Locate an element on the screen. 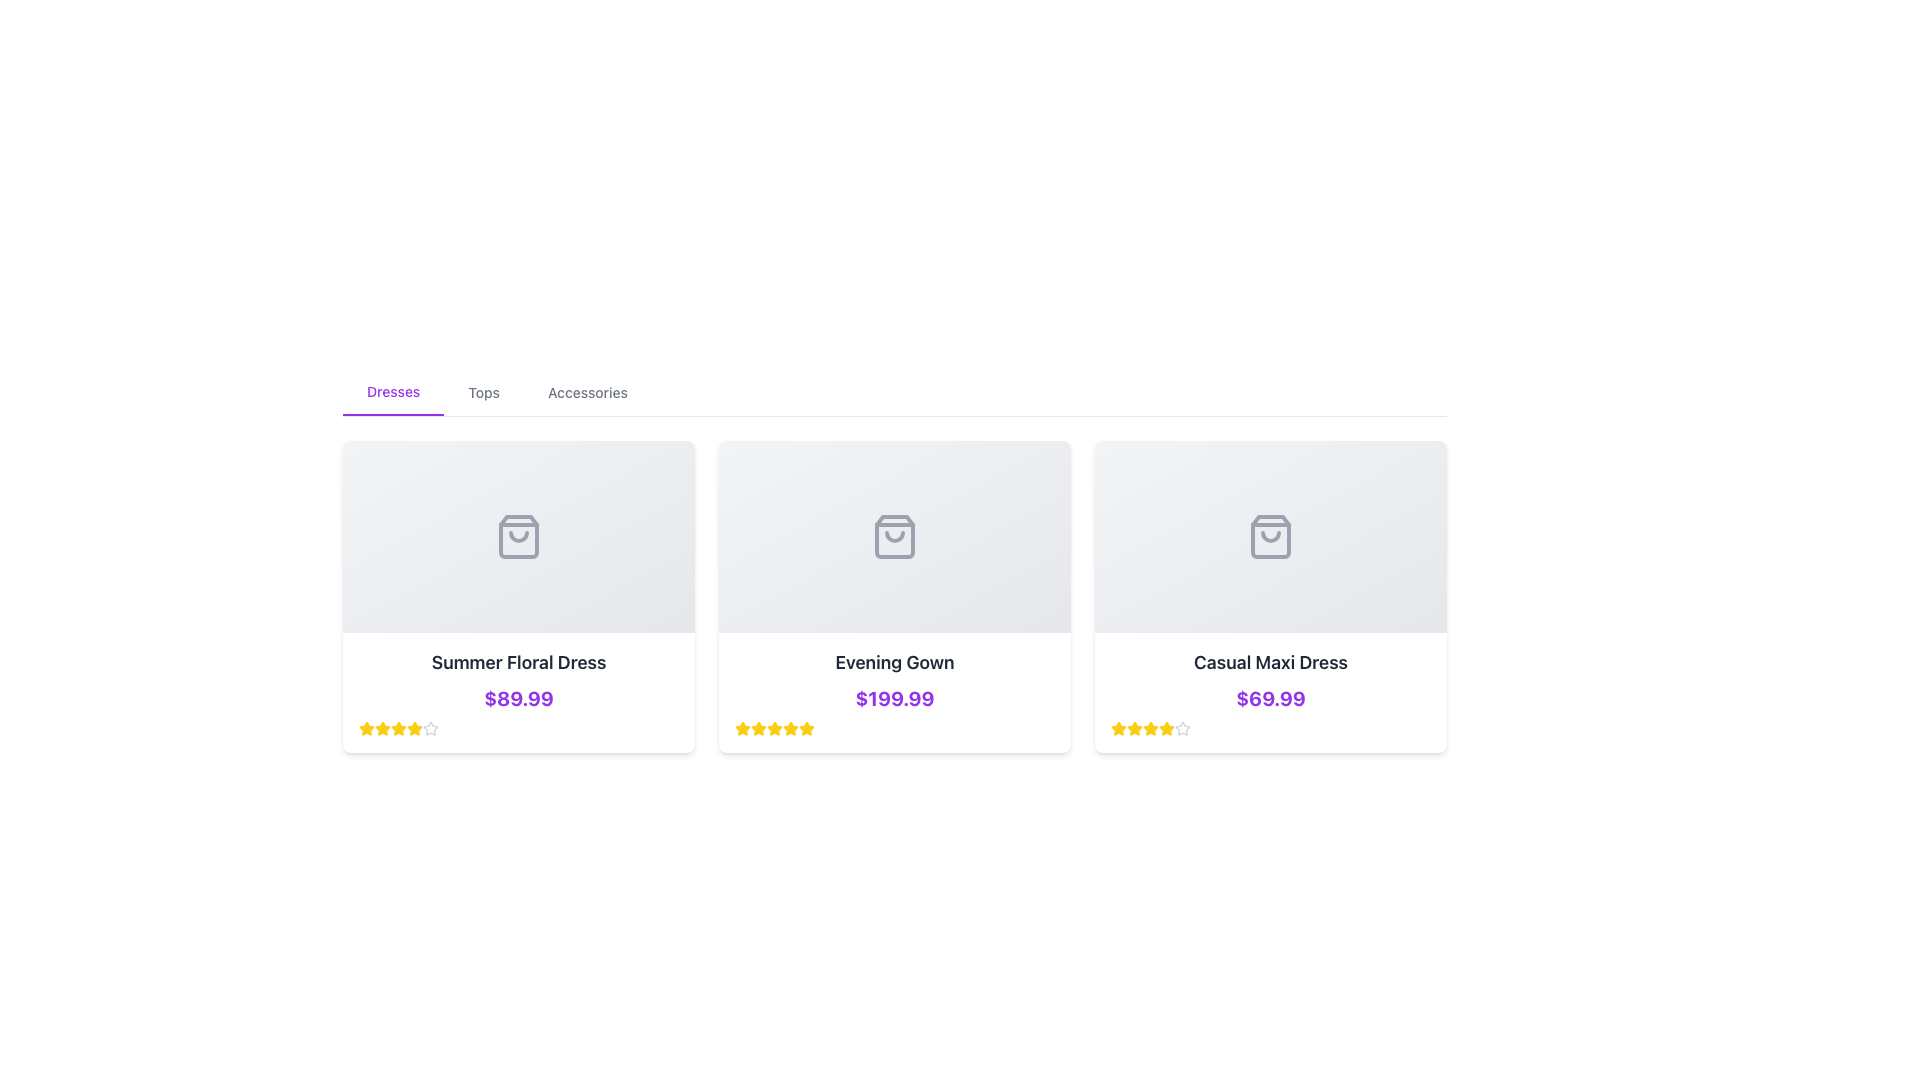 The image size is (1920, 1080). the third star icon in the rating system is located at coordinates (383, 729).